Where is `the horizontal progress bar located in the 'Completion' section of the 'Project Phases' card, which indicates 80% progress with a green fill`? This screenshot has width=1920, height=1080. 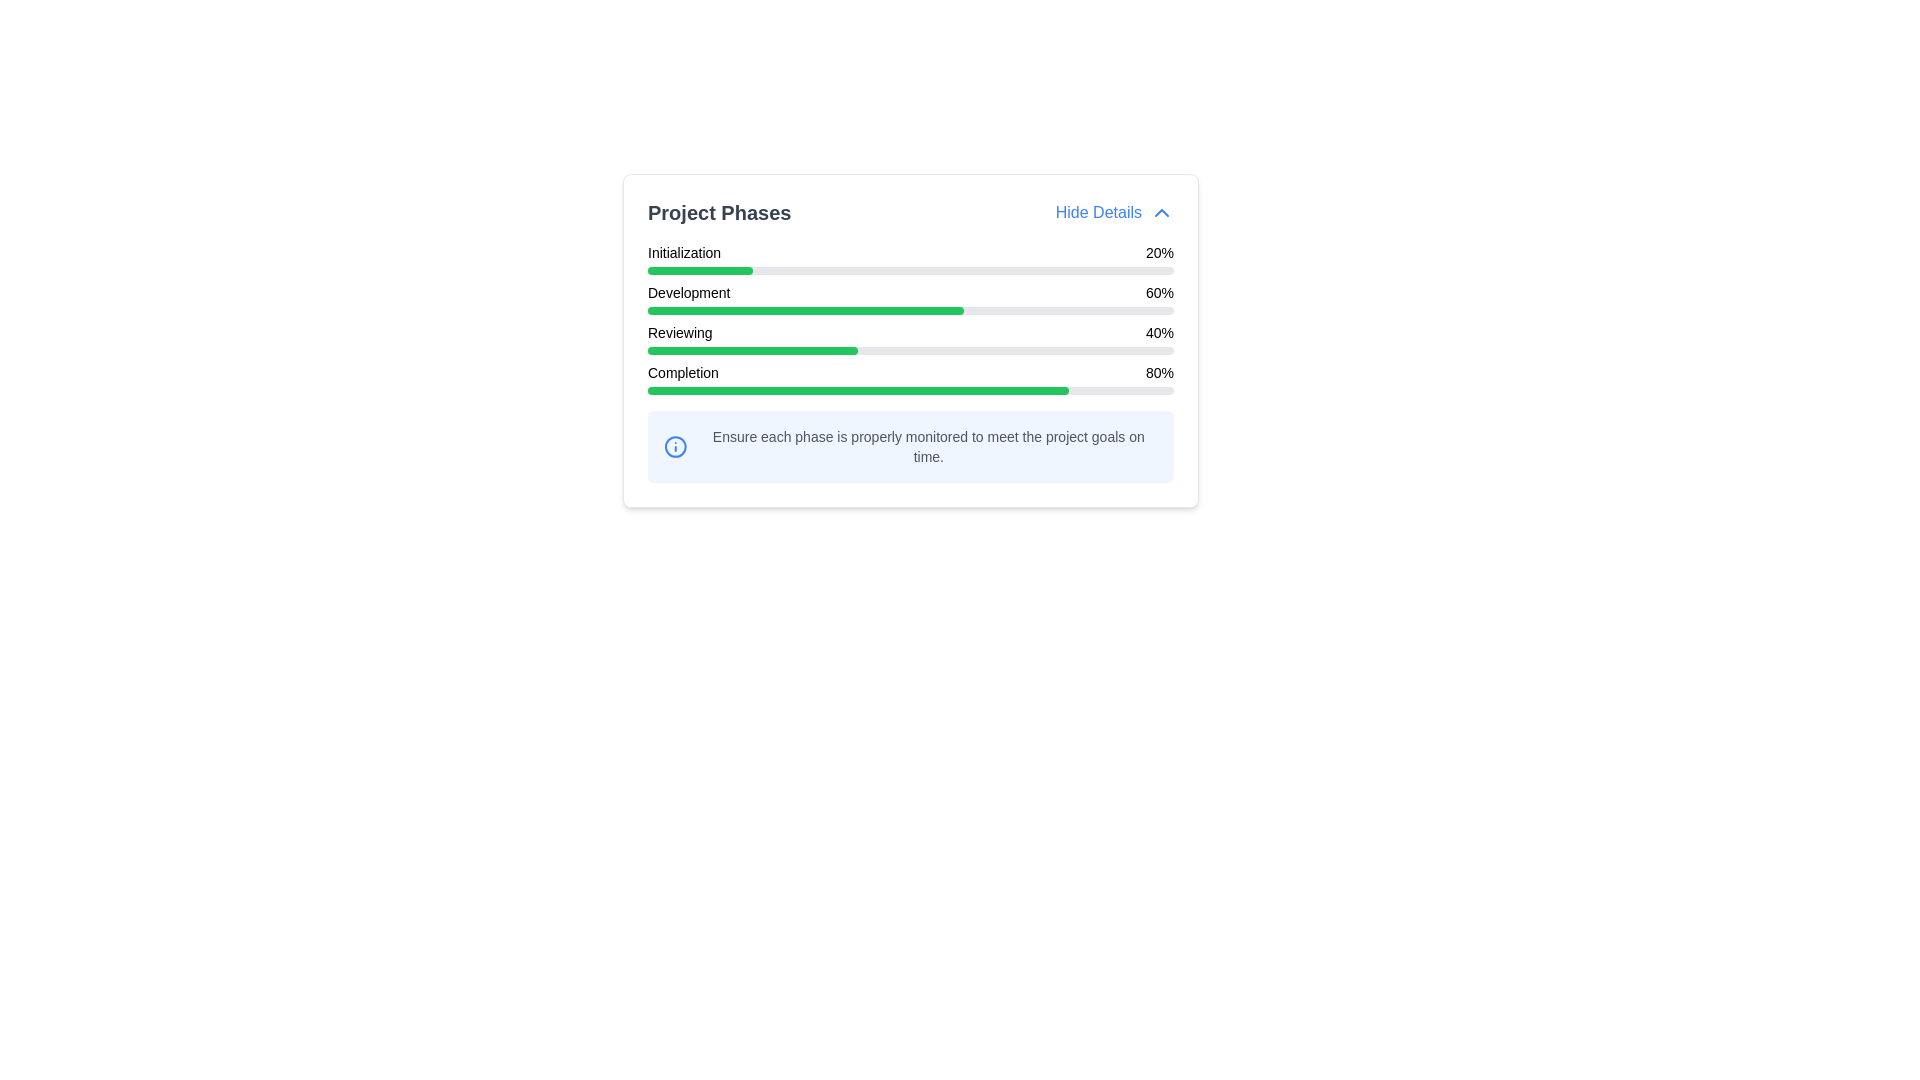
the horizontal progress bar located in the 'Completion' section of the 'Project Phases' card, which indicates 80% progress with a green fill is located at coordinates (910, 390).